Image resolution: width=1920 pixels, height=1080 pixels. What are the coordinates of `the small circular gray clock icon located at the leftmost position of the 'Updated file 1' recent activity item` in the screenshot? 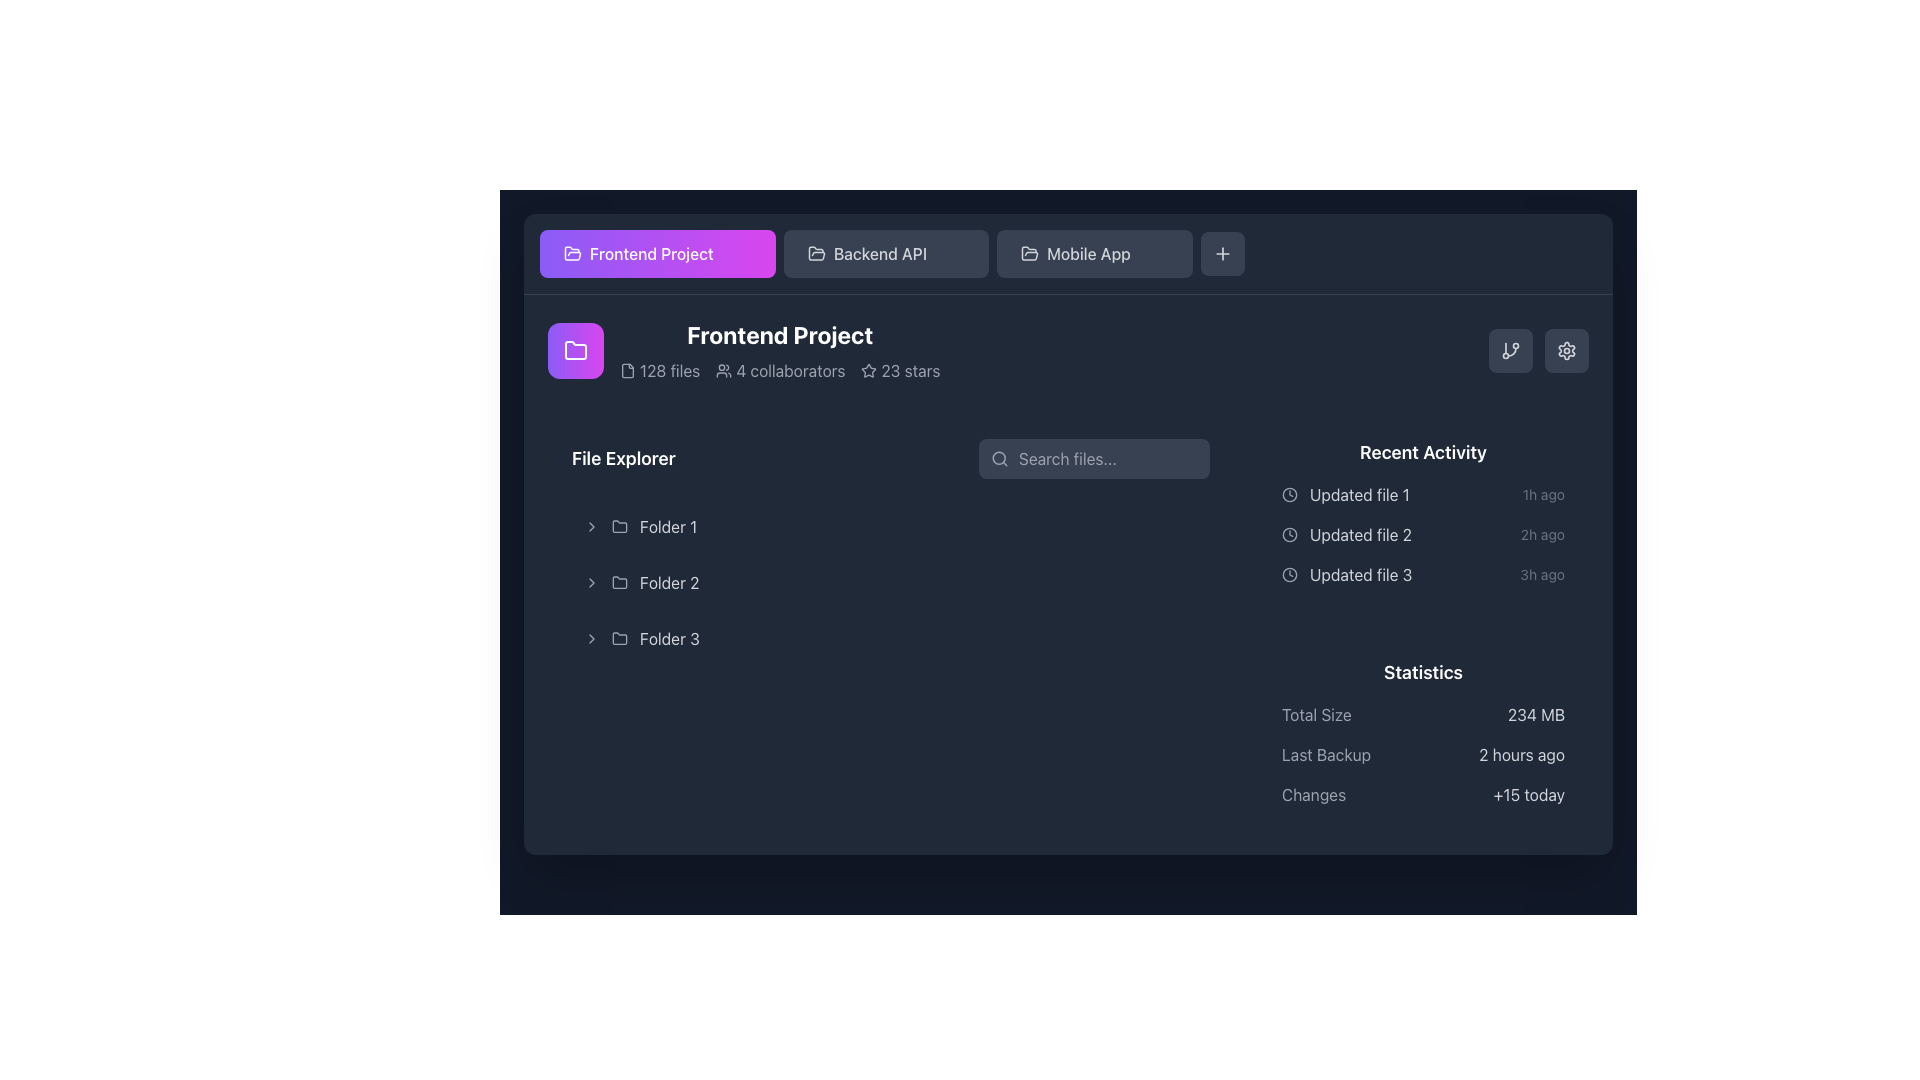 It's located at (1290, 494).